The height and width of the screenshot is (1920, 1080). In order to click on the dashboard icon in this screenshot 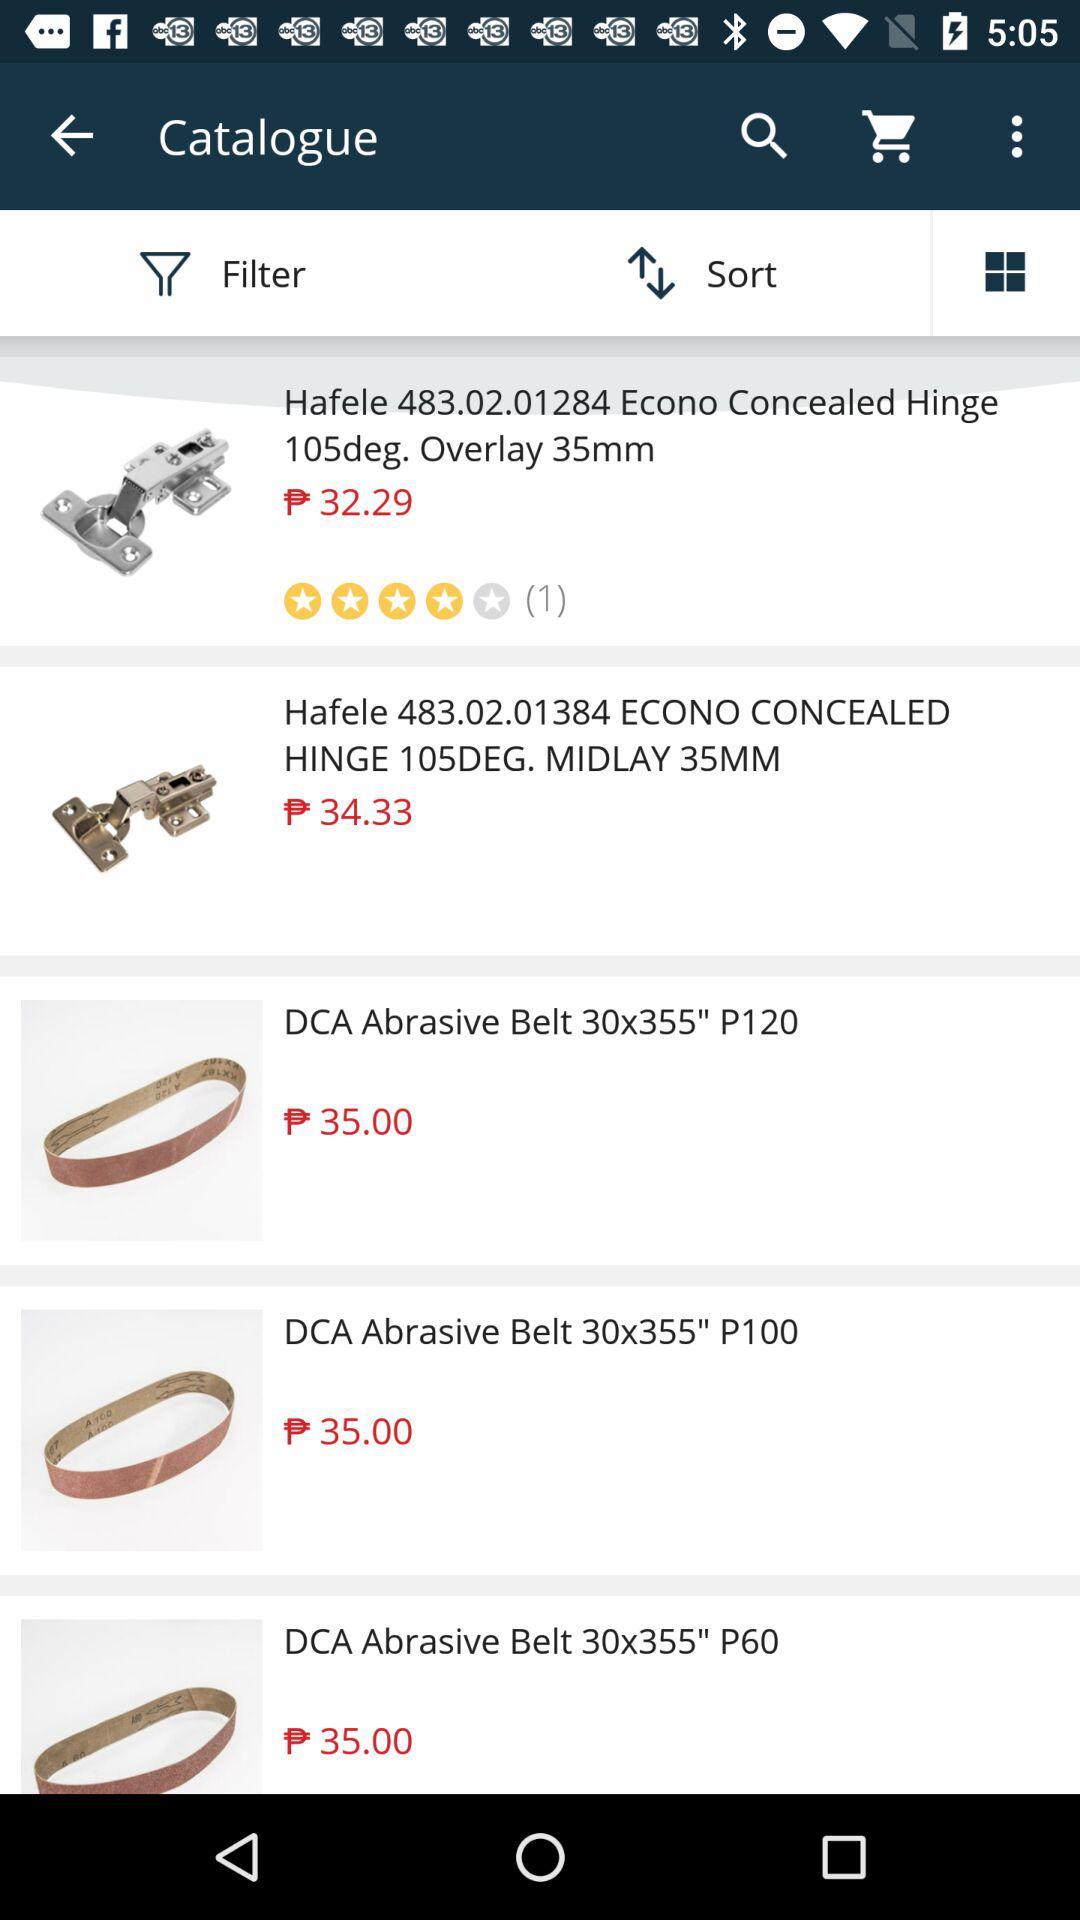, I will do `click(1006, 272)`.